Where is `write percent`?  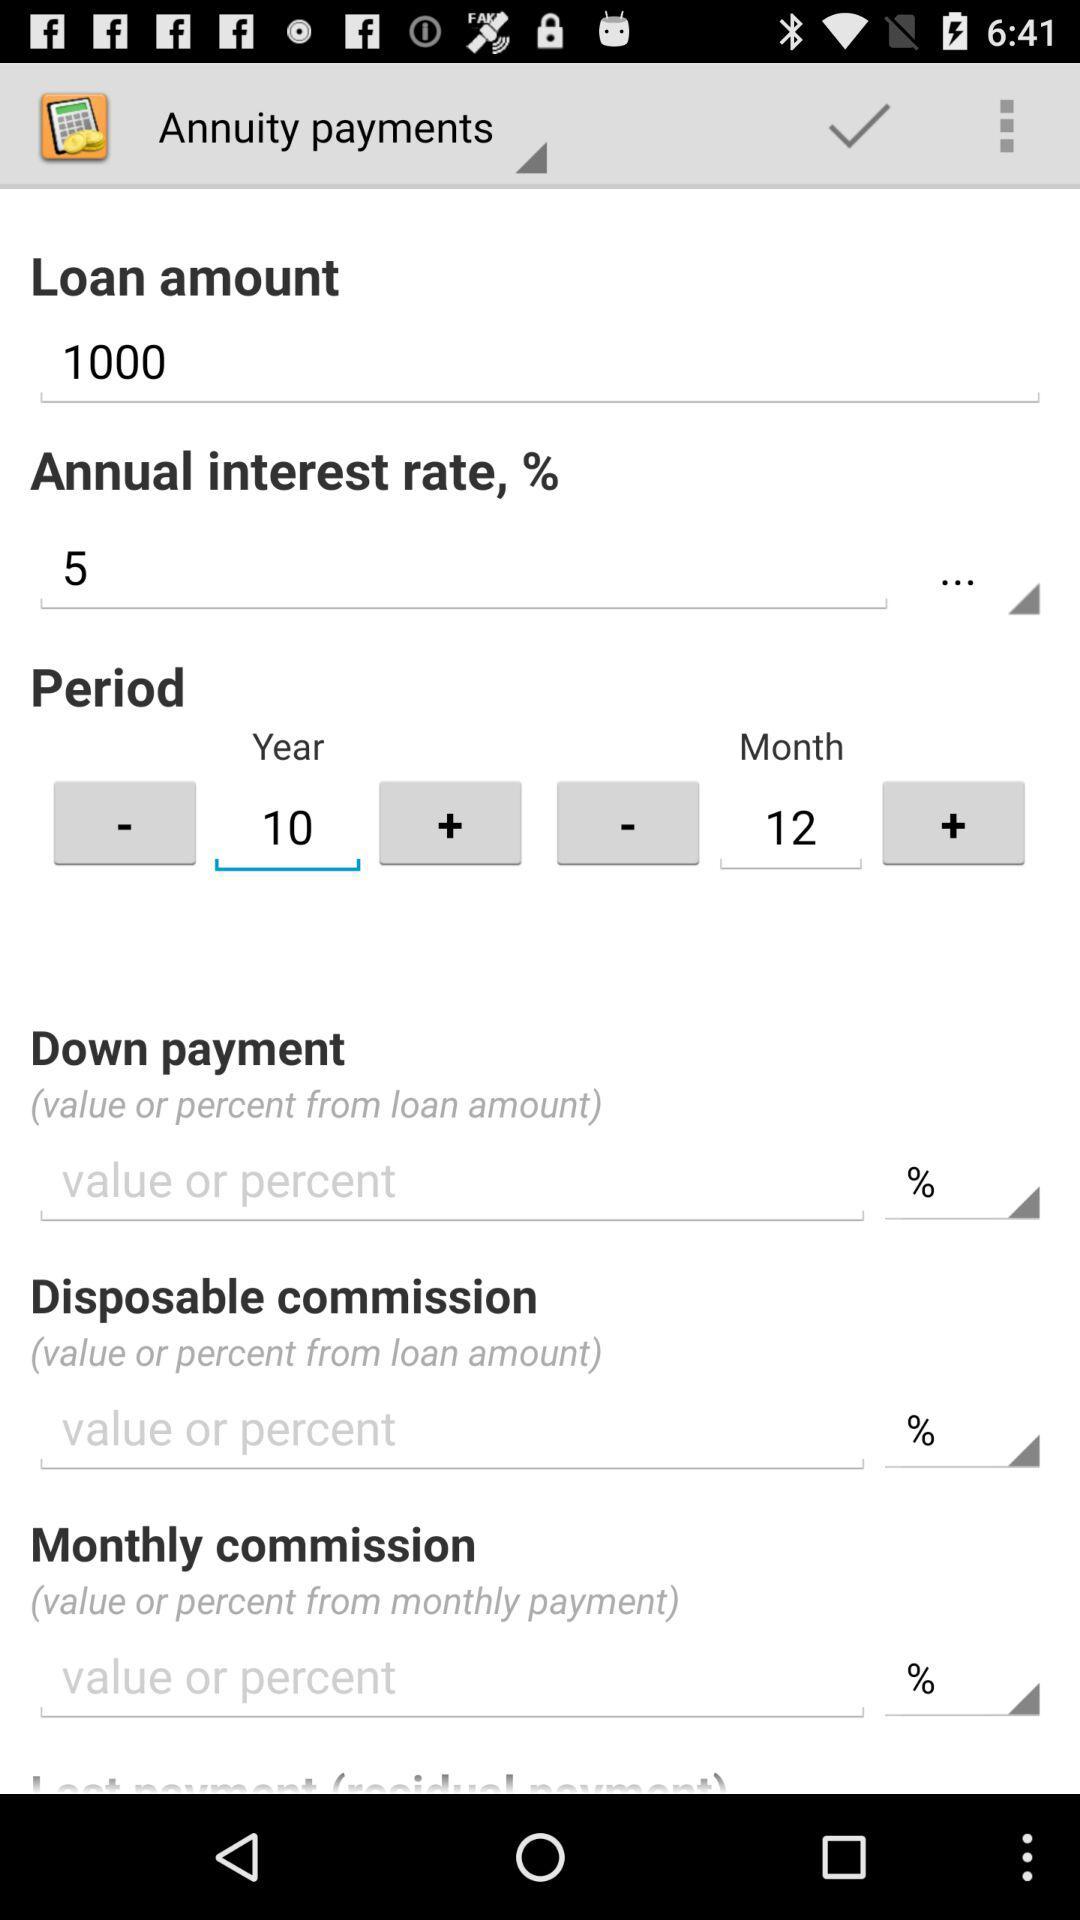 write percent is located at coordinates (452, 1676).